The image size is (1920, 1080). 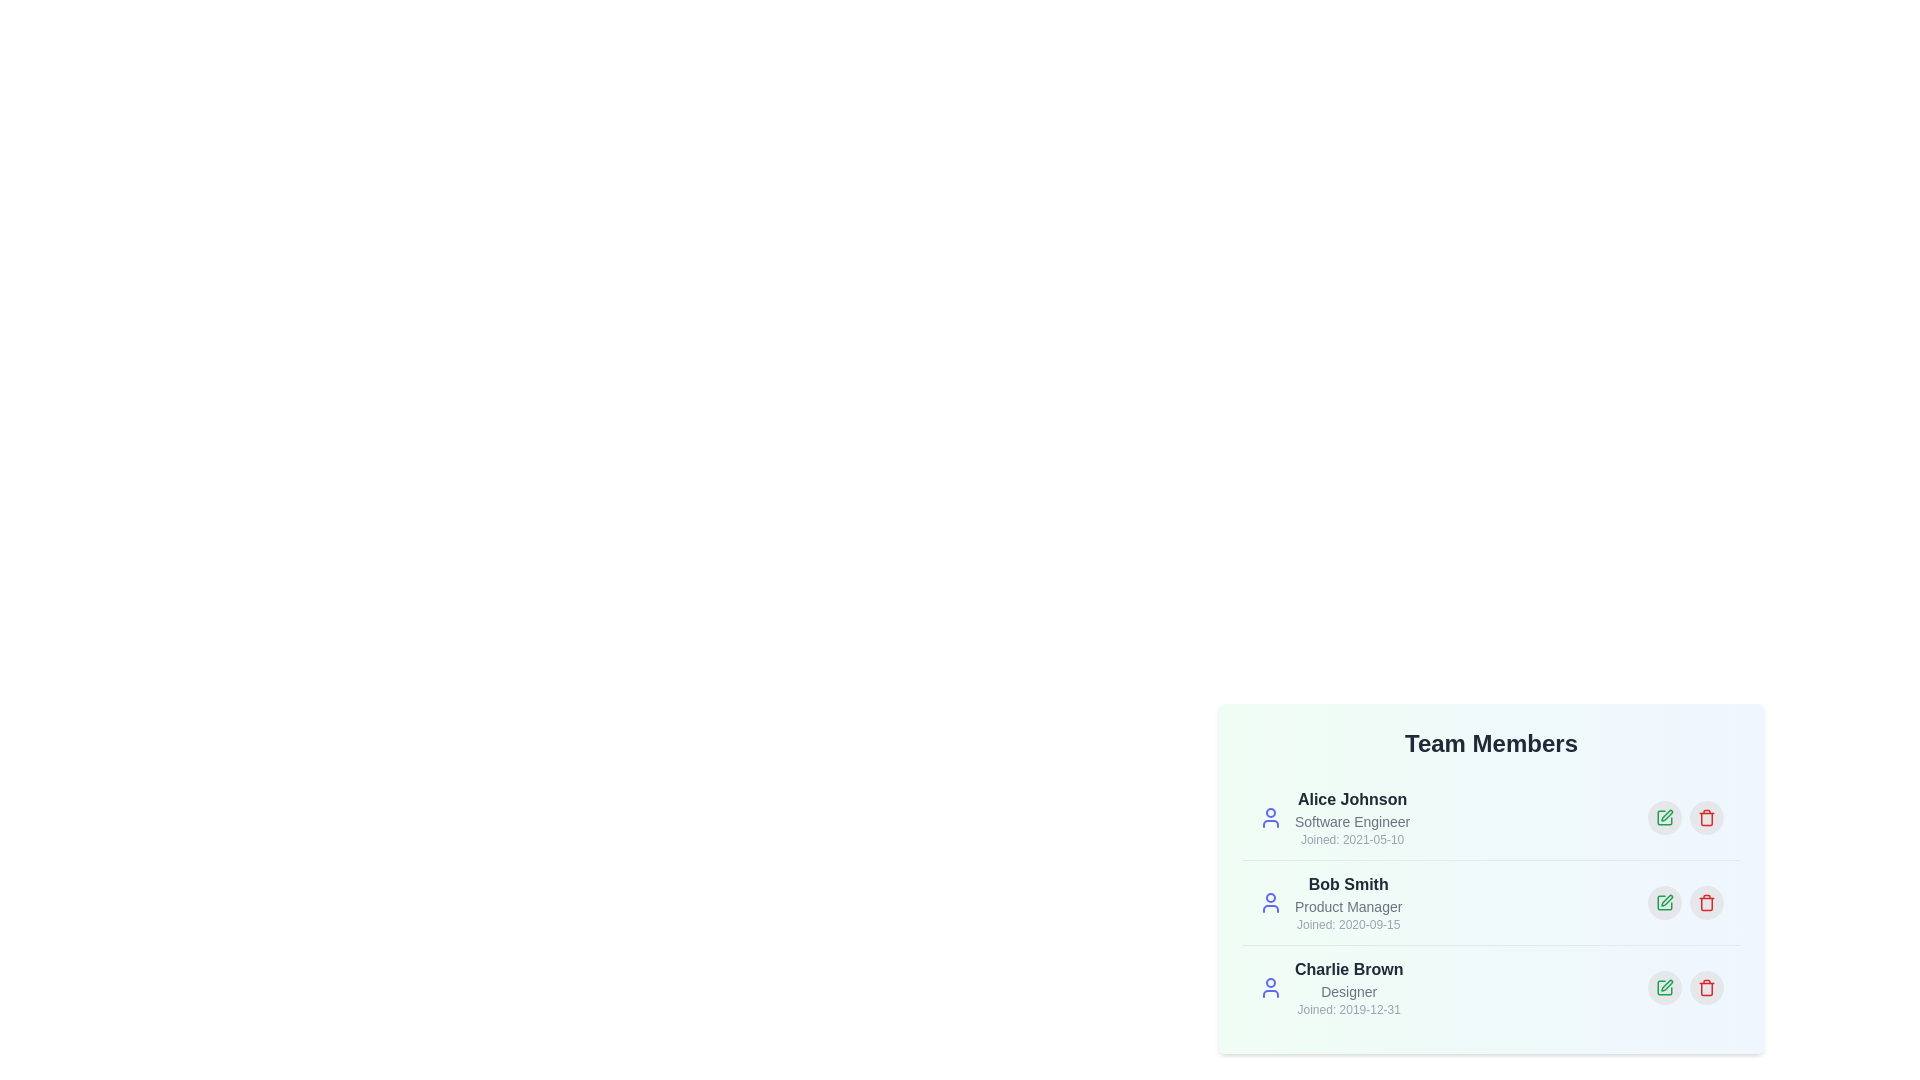 What do you see at coordinates (1665, 817) in the screenshot?
I see `edit button for the user profile Alice Johnson` at bounding box center [1665, 817].